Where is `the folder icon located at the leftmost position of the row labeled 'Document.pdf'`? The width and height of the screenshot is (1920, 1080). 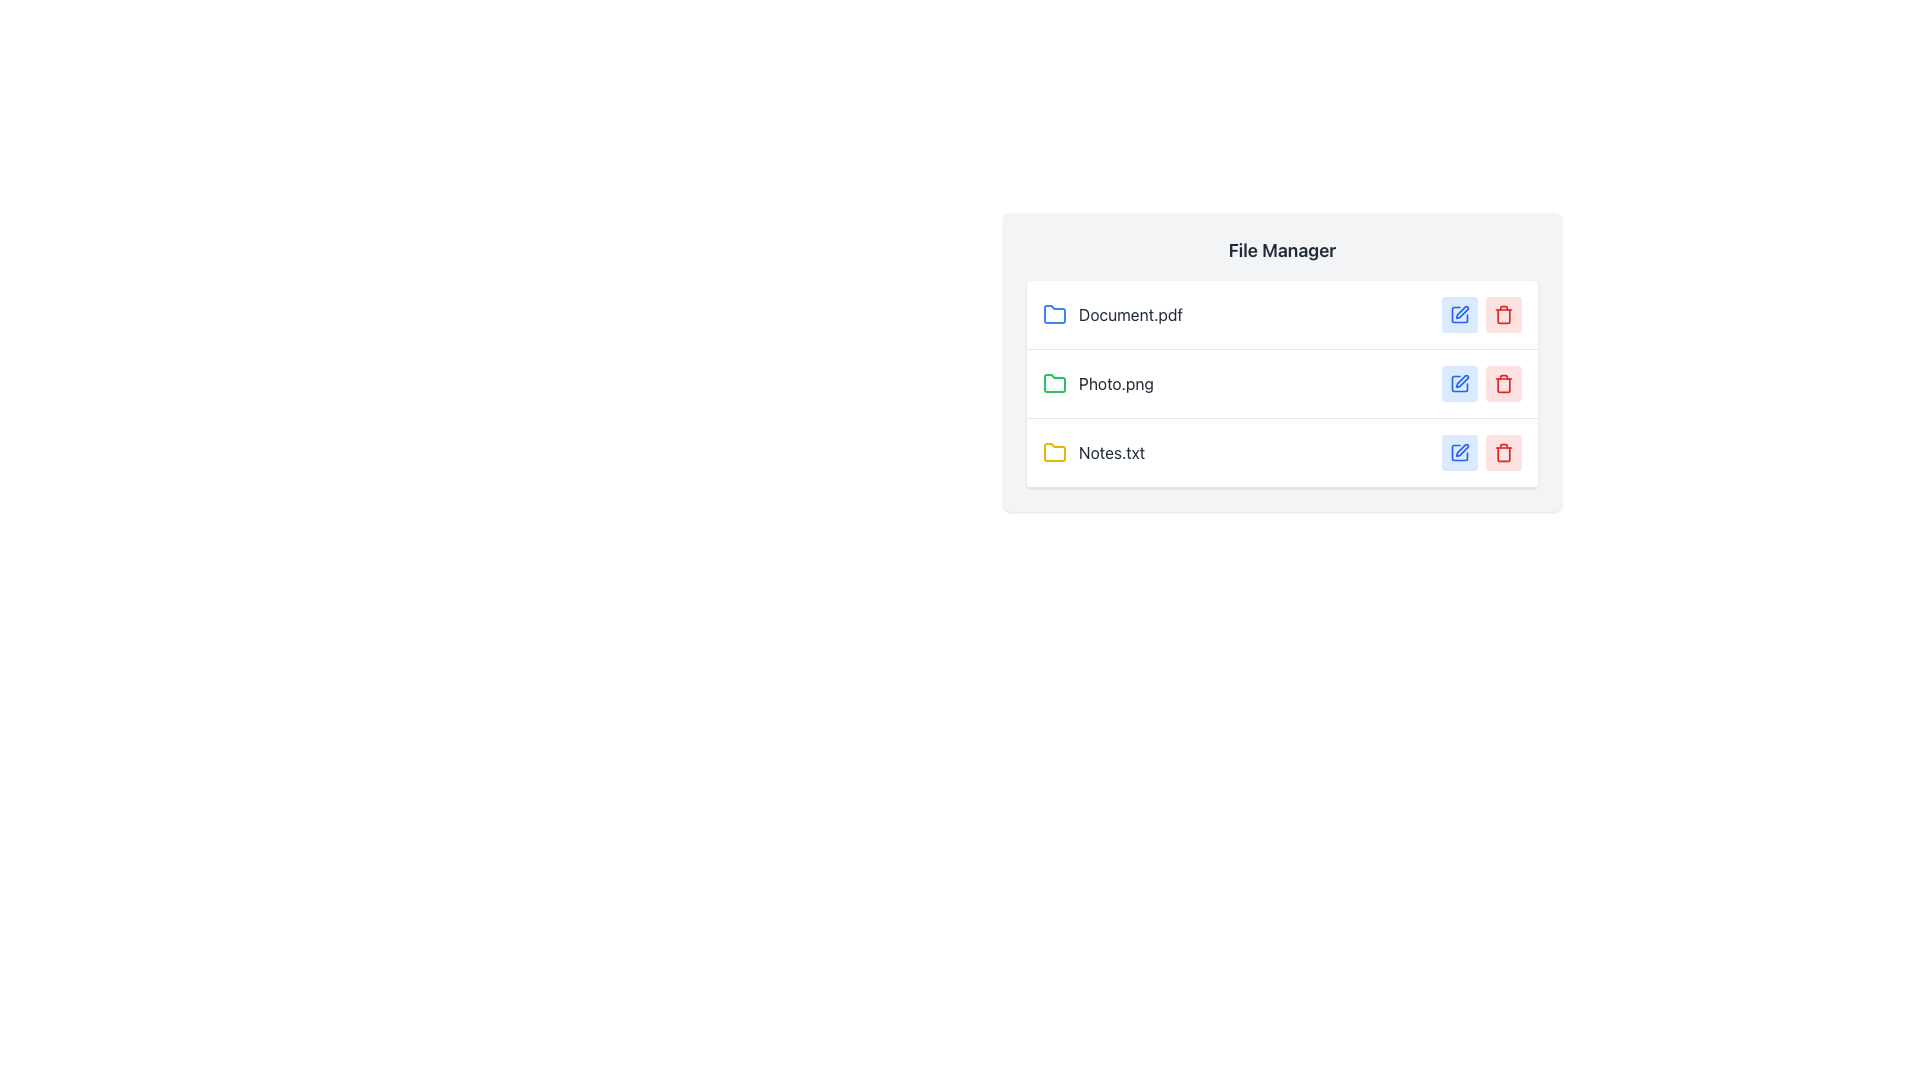 the folder icon located at the leftmost position of the row labeled 'Document.pdf' is located at coordinates (1054, 315).